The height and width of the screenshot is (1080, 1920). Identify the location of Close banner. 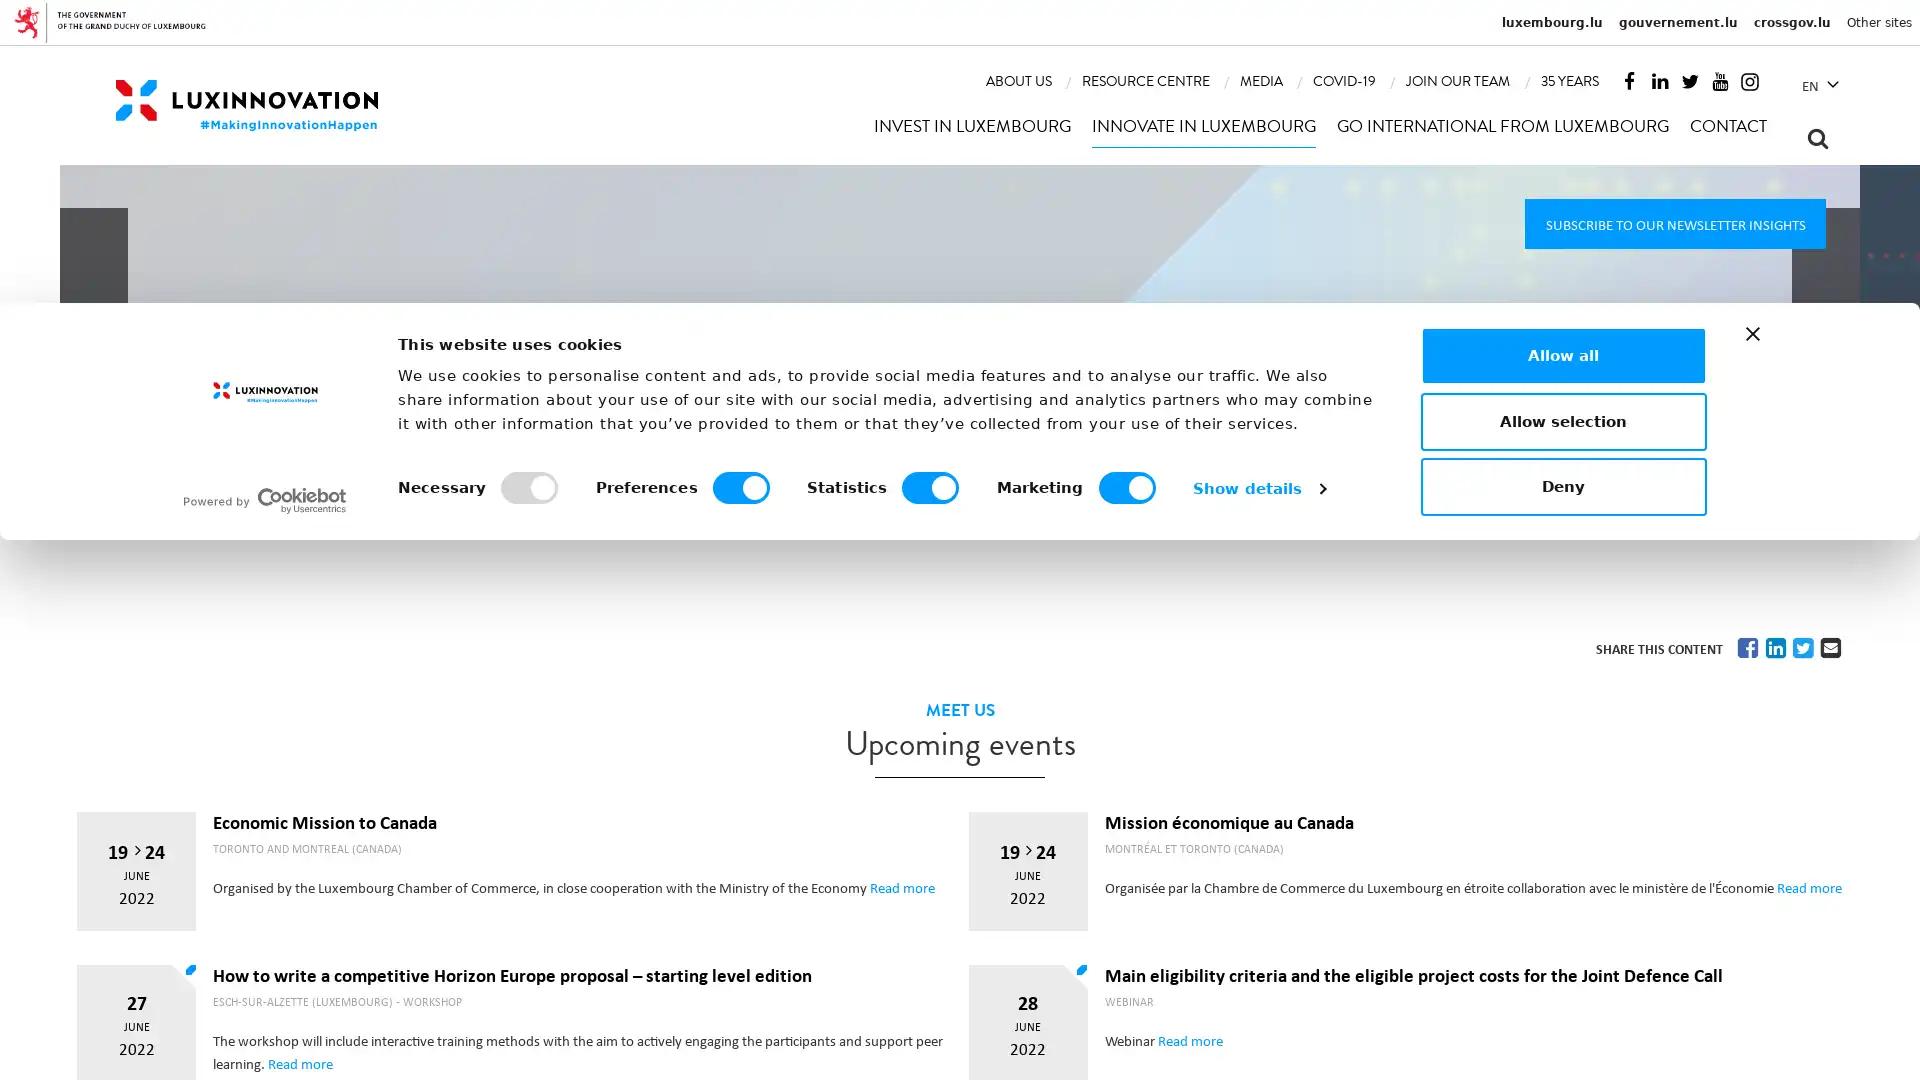
(1751, 873).